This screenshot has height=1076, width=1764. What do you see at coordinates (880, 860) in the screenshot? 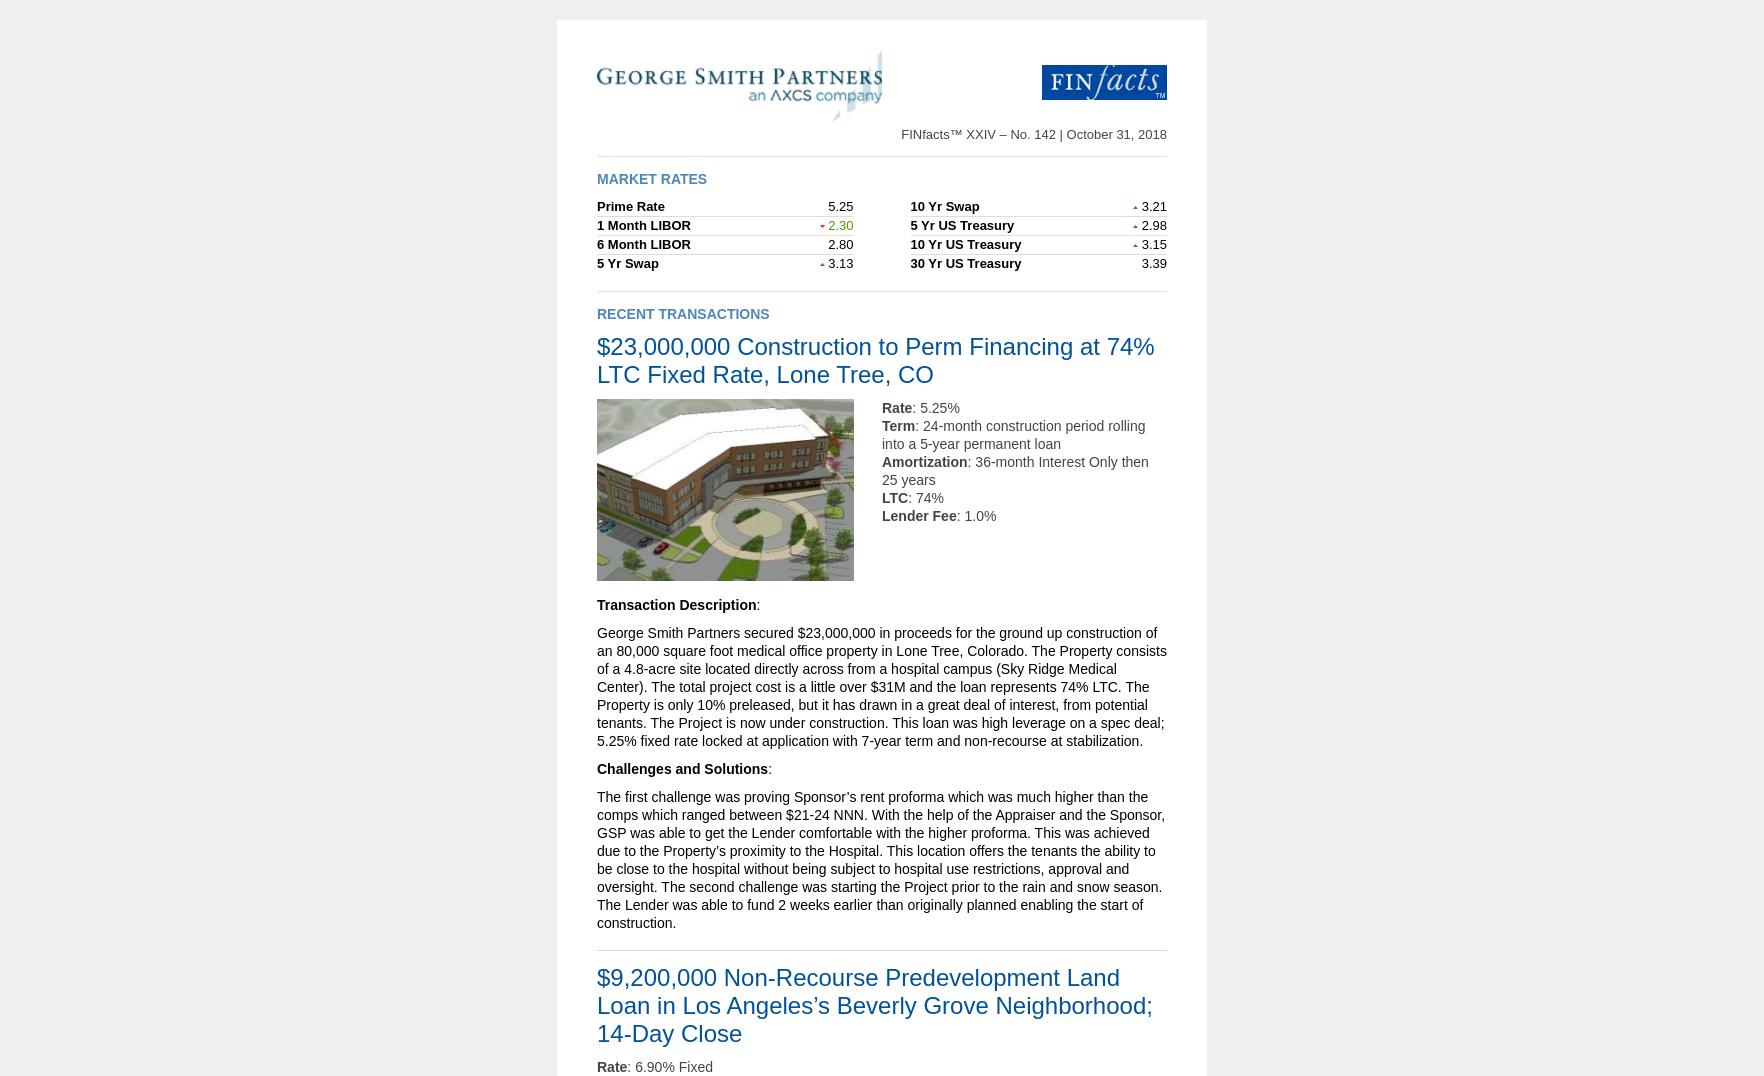
I see `'The first challenge was proving Sponsor’s rent proforma which was much higher than the comps which ranged between $21-24 NNN. With the help of the Appraiser and the Sponsor, GSP was able to get the Lender comfortable with the higher proforma. This was achieved due to the Property’s proximity to the Hospital. This location offers the tenants the ability to be close to the hospital without being subject to hospital use restrictions, approval and oversight. The second challenge was starting the Project prior to the rain and snow season. The Lender was able to fund 2 weeks earlier than originally planned enabling the start of construction.'` at bounding box center [880, 860].